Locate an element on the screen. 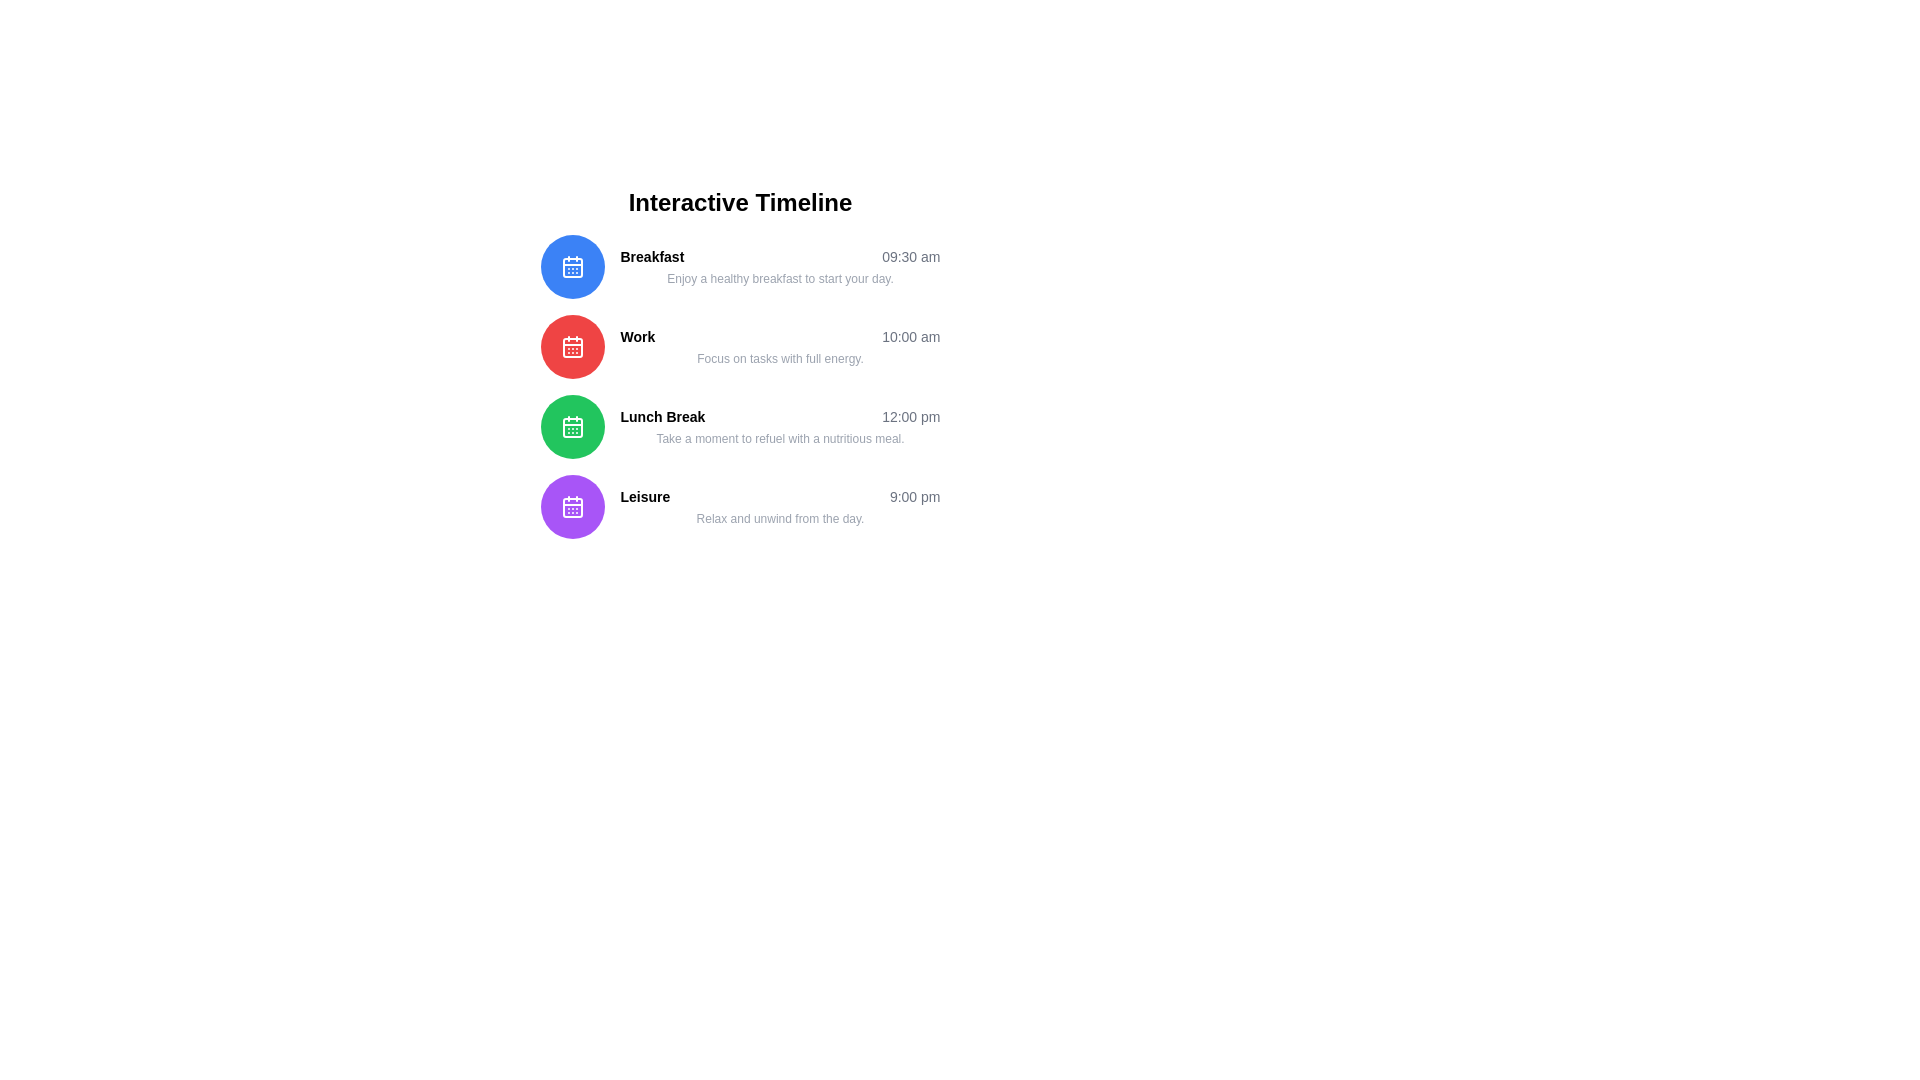 The image size is (1920, 1080). the calendar icon within the green circular background, which is the third icon in a vertical sequence of four calendar icons is located at coordinates (571, 426).